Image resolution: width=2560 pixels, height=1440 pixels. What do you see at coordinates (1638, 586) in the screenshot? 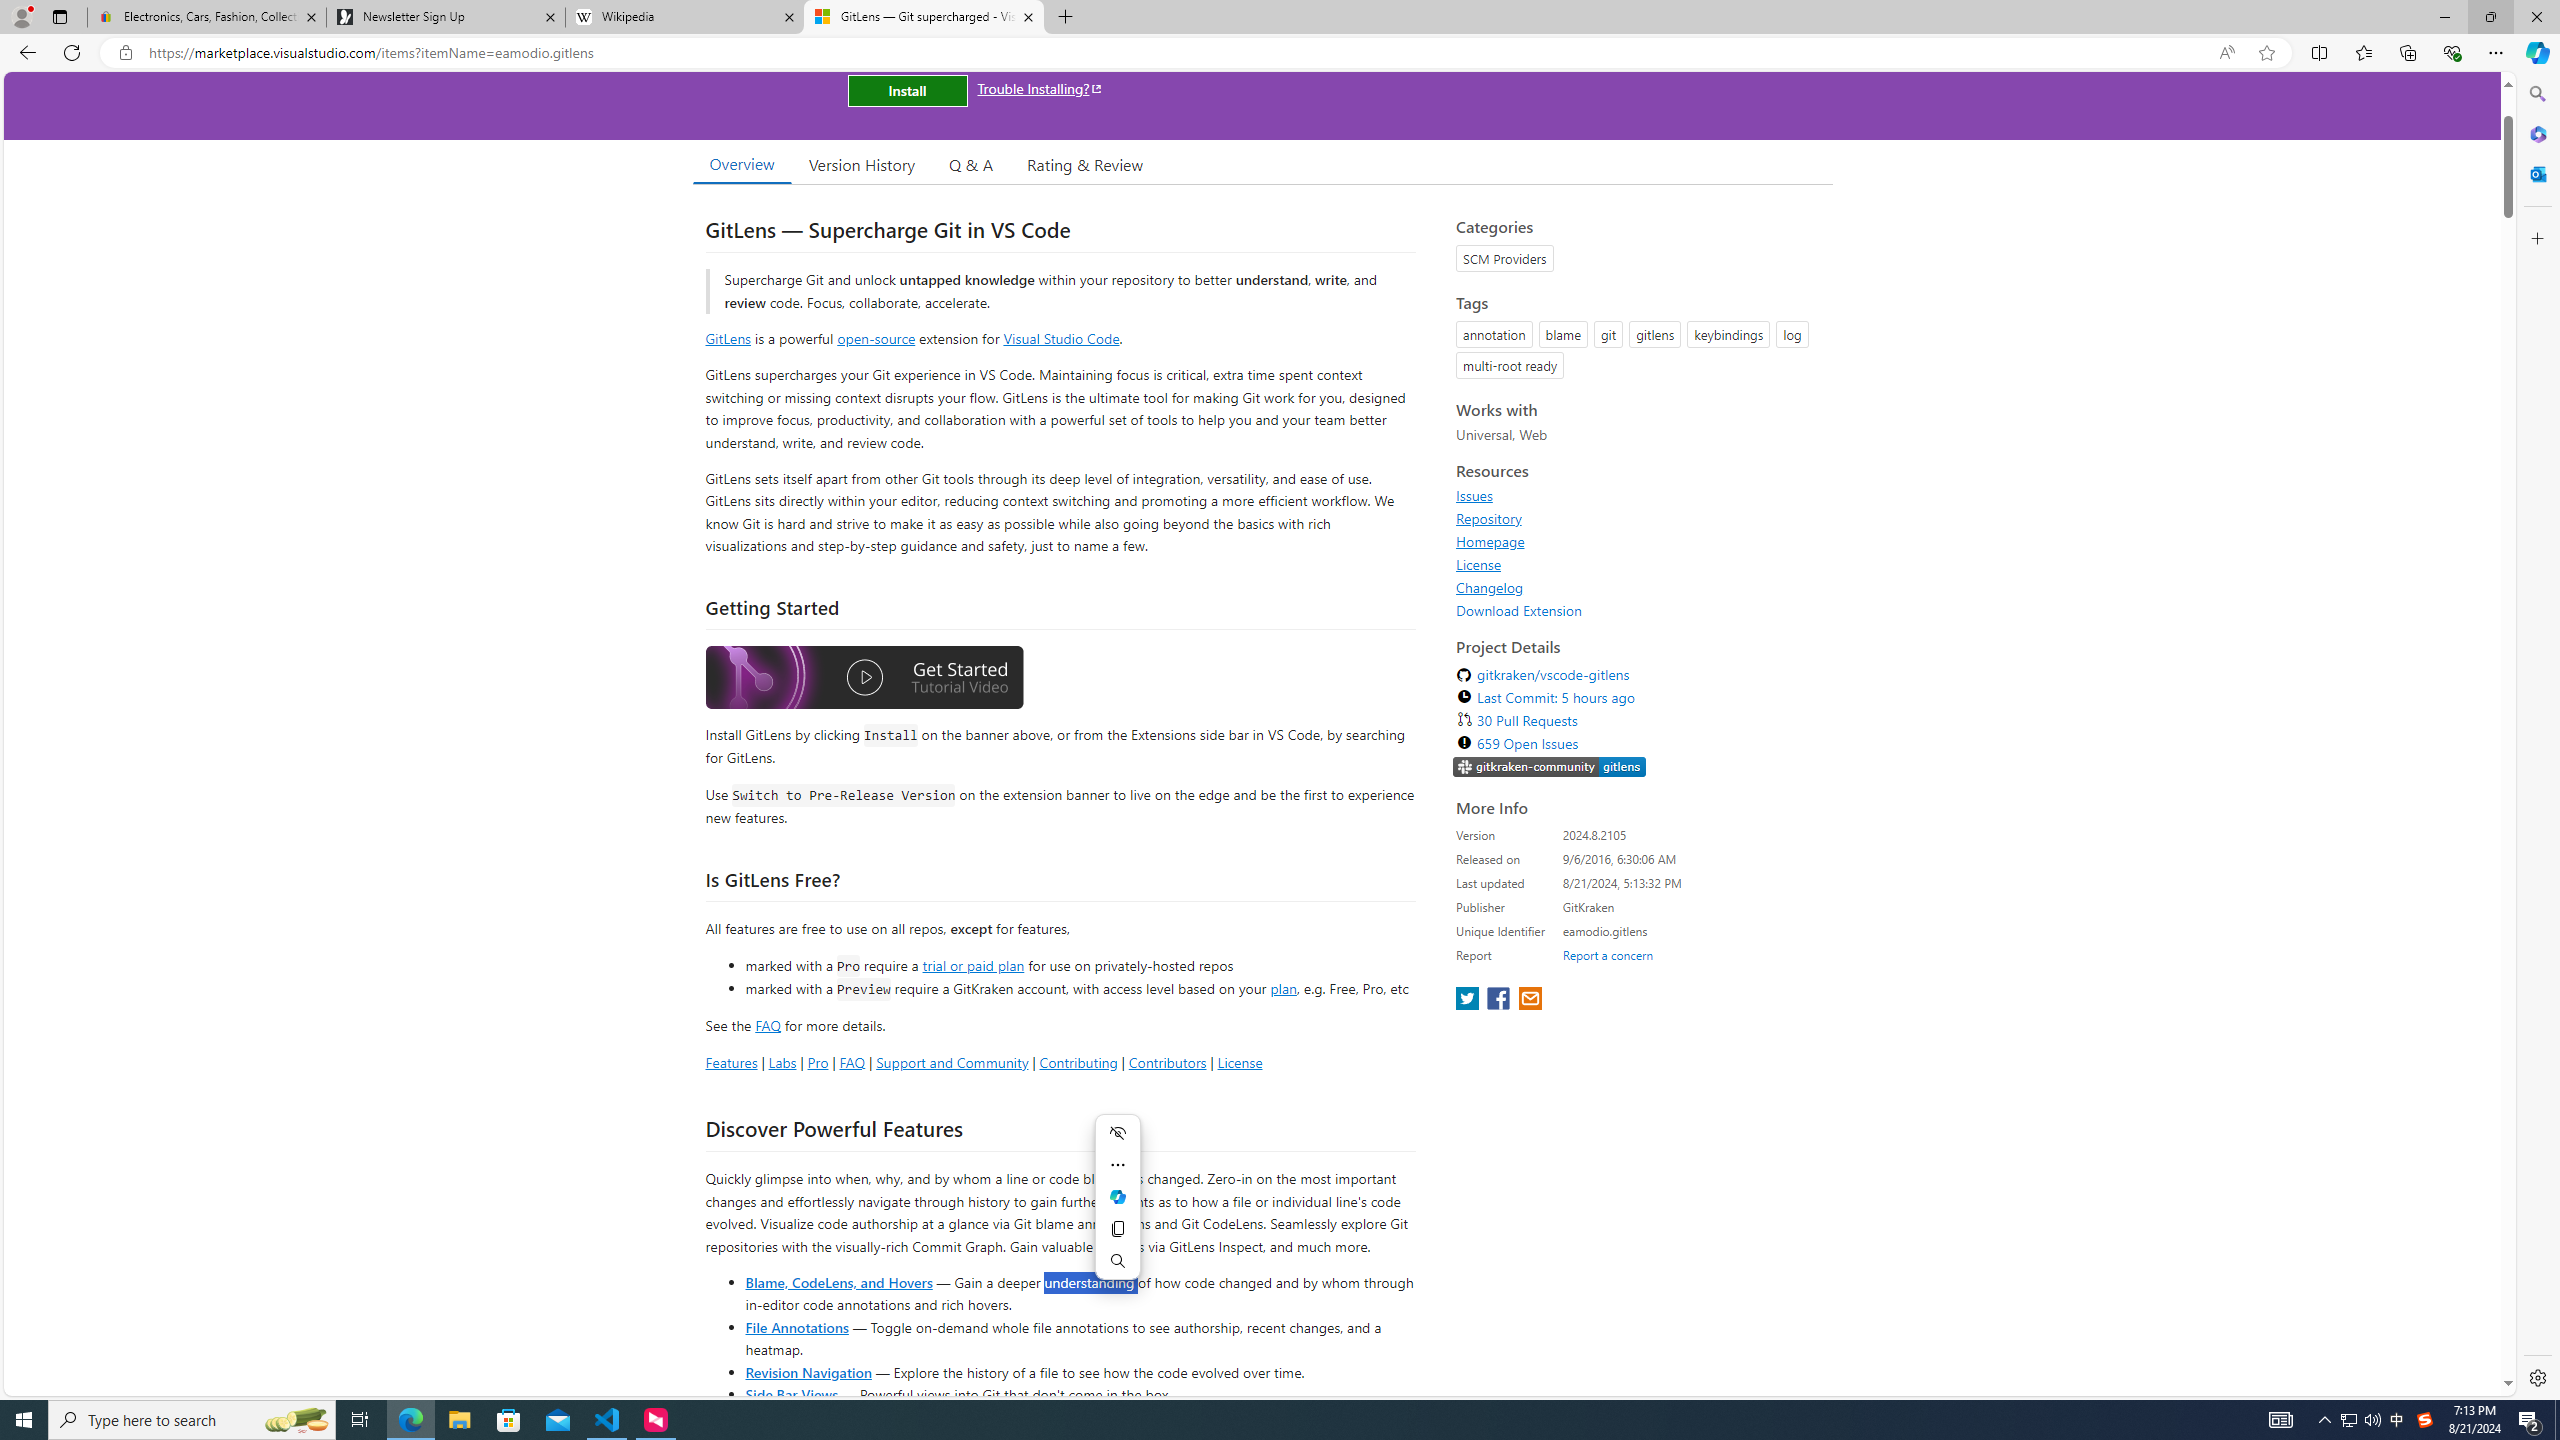
I see `'Changelog'` at bounding box center [1638, 586].